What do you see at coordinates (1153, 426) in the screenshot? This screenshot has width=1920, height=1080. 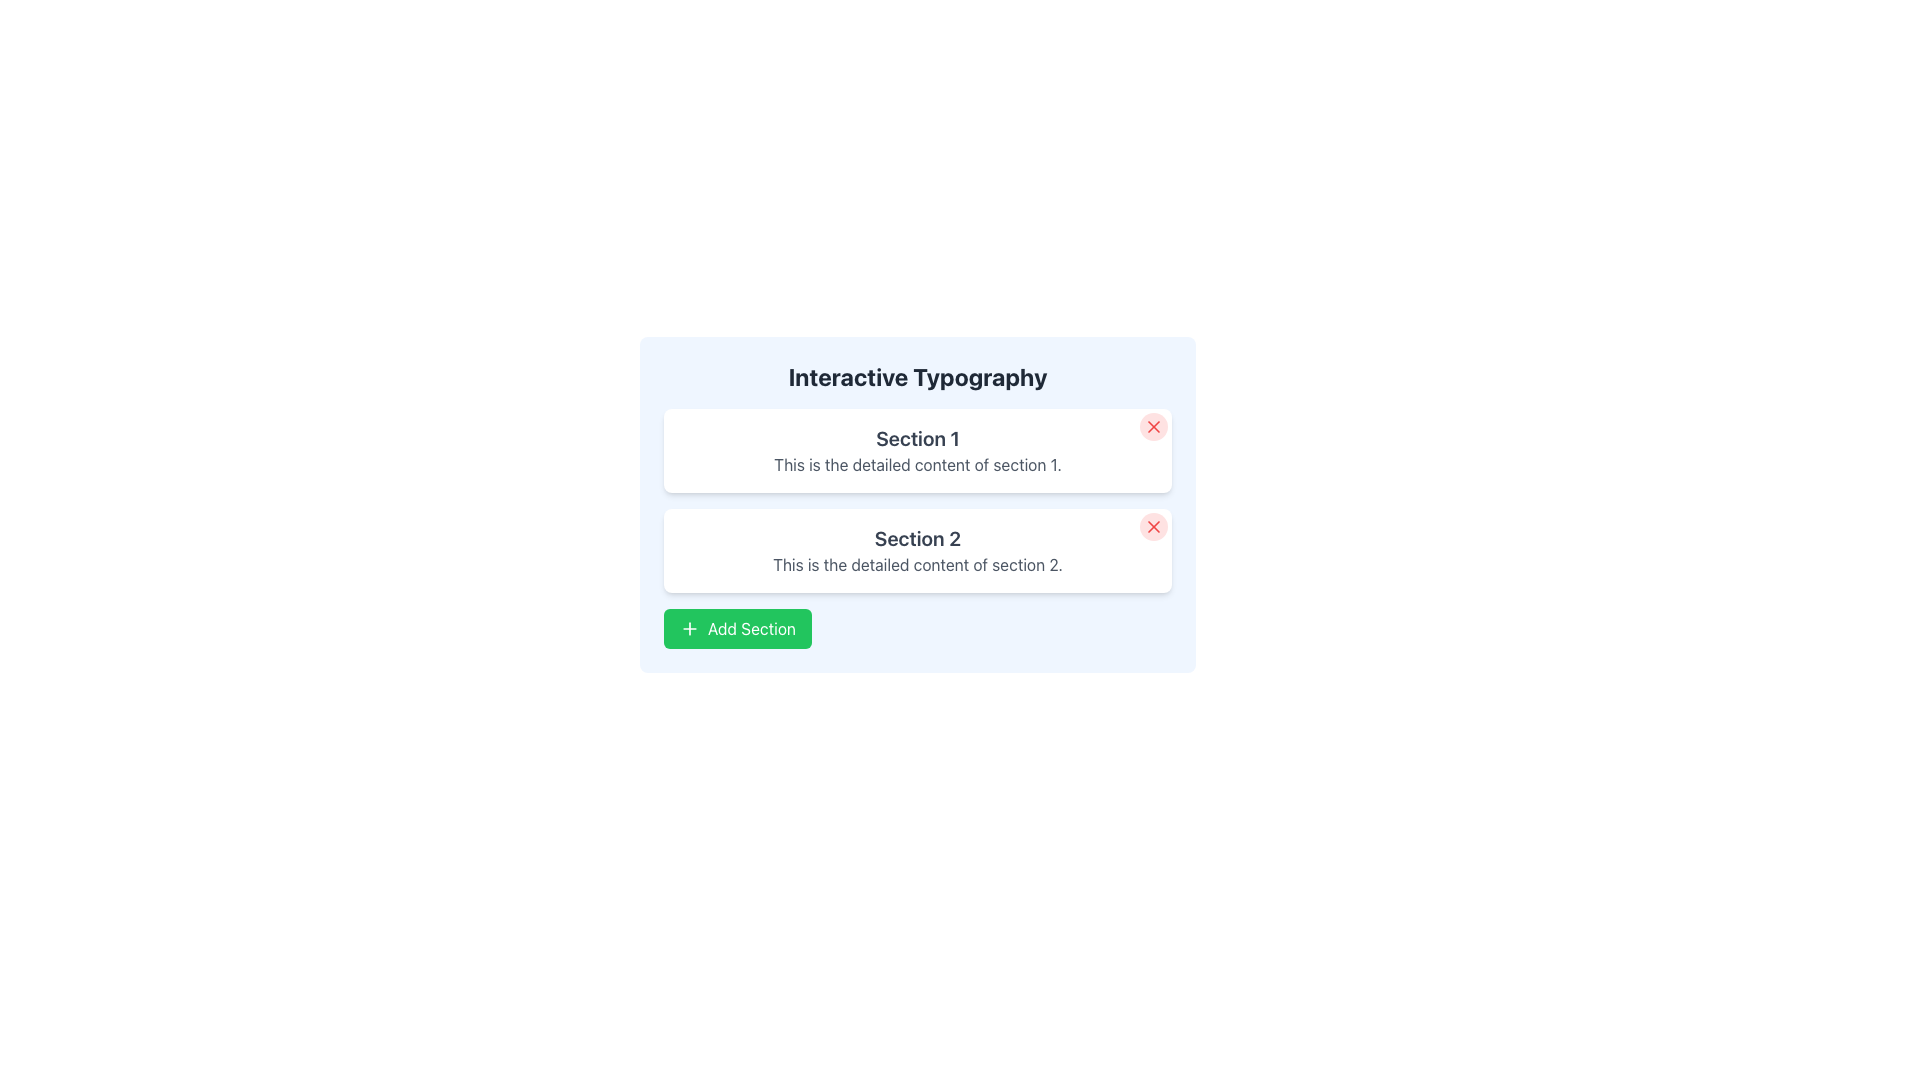 I see `the close button located at the top-right corner of the 'Section 1' card` at bounding box center [1153, 426].